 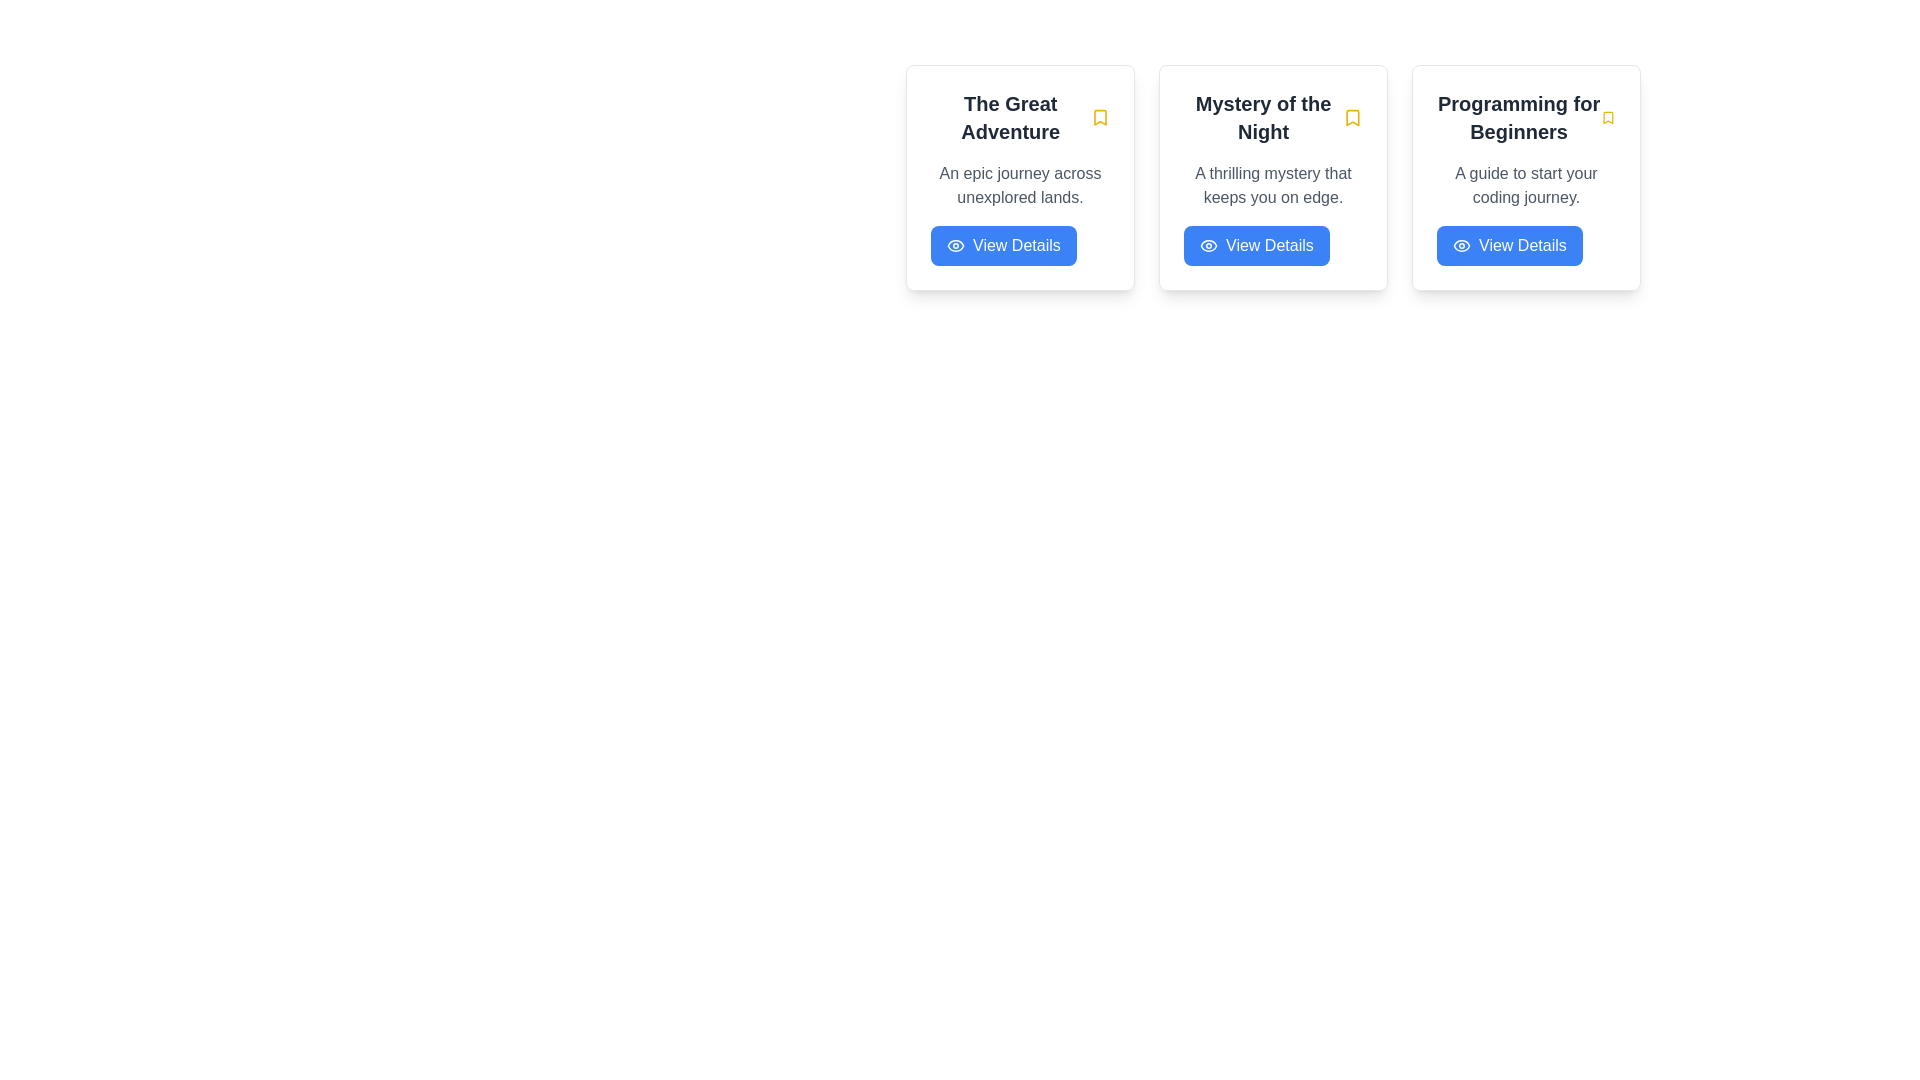 I want to click on the bold, large-sized, dark-gray text label reading 'Mystery of the Night', located at the top-center of the card, so click(x=1262, y=118).